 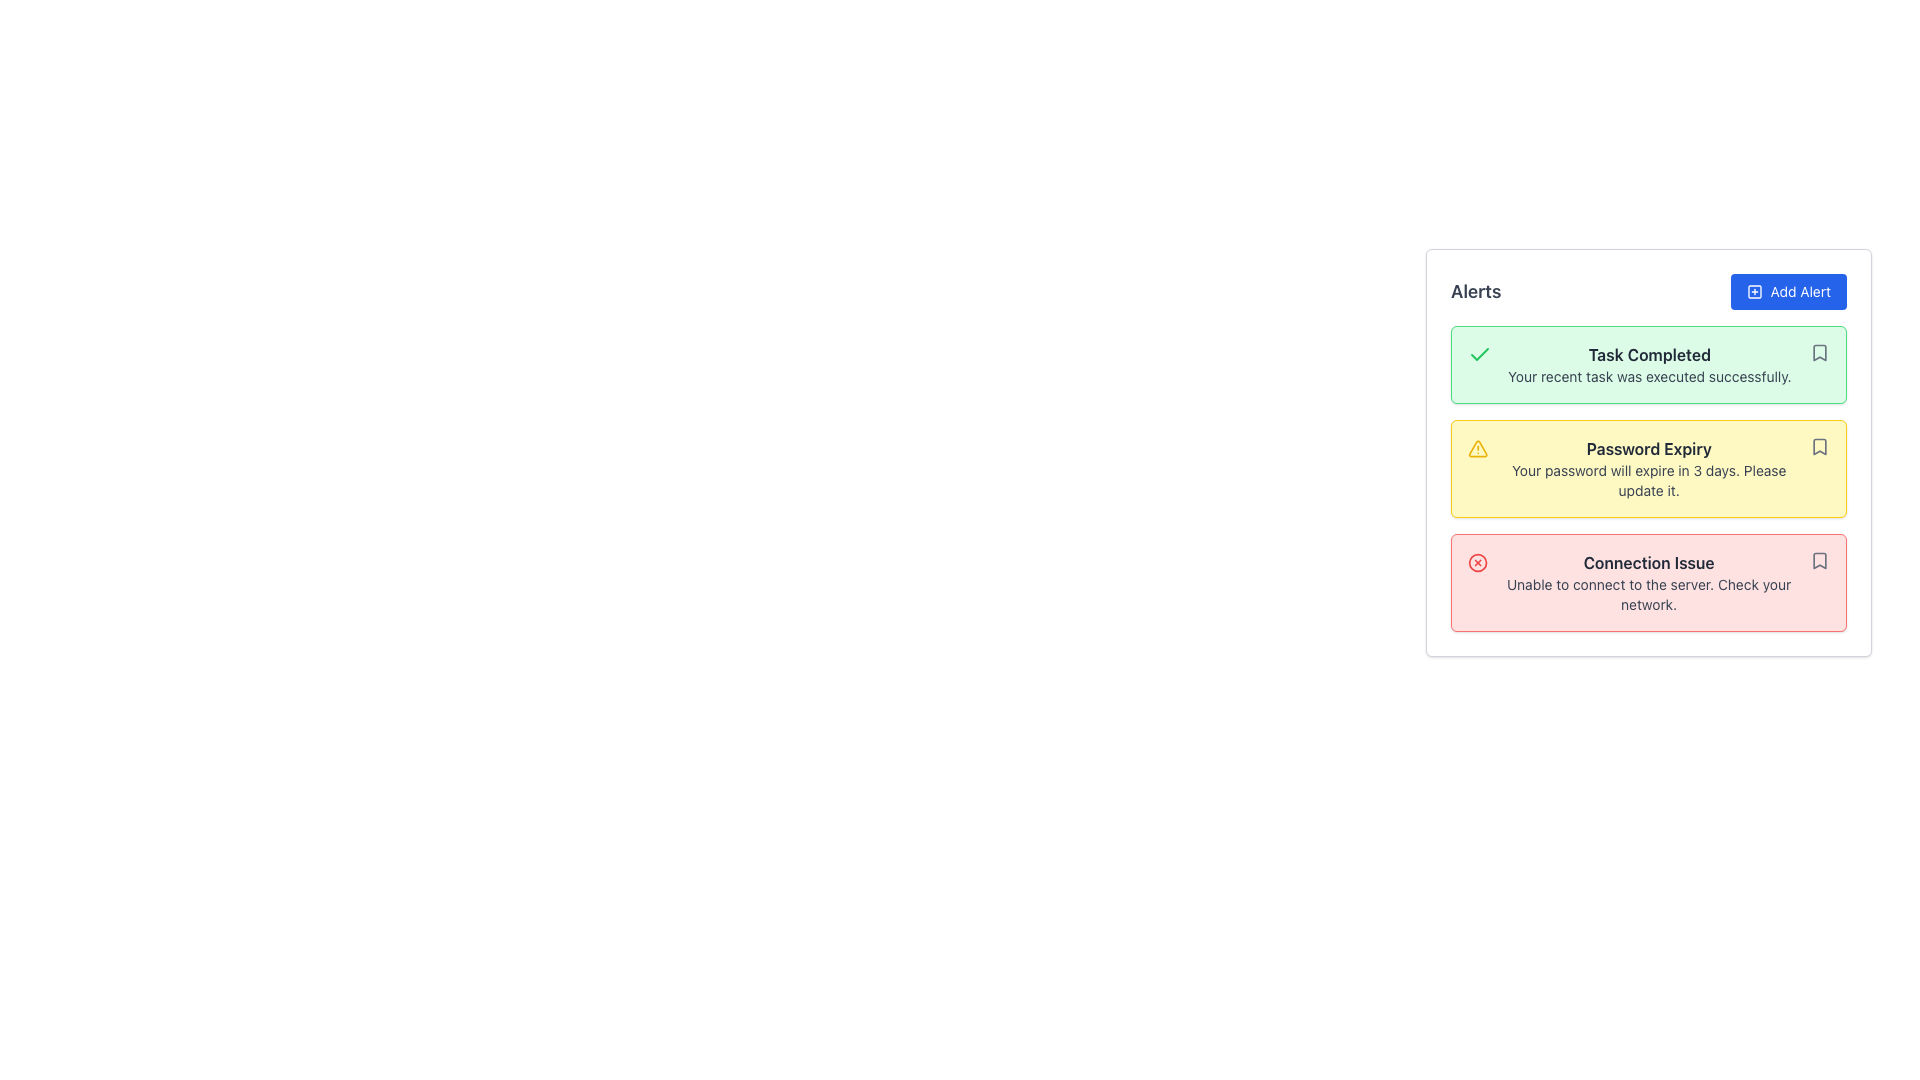 What do you see at coordinates (1478, 447) in the screenshot?
I see `the yellow triangular warning icon located to the left of the 'Password Expiry' text within the alert card` at bounding box center [1478, 447].